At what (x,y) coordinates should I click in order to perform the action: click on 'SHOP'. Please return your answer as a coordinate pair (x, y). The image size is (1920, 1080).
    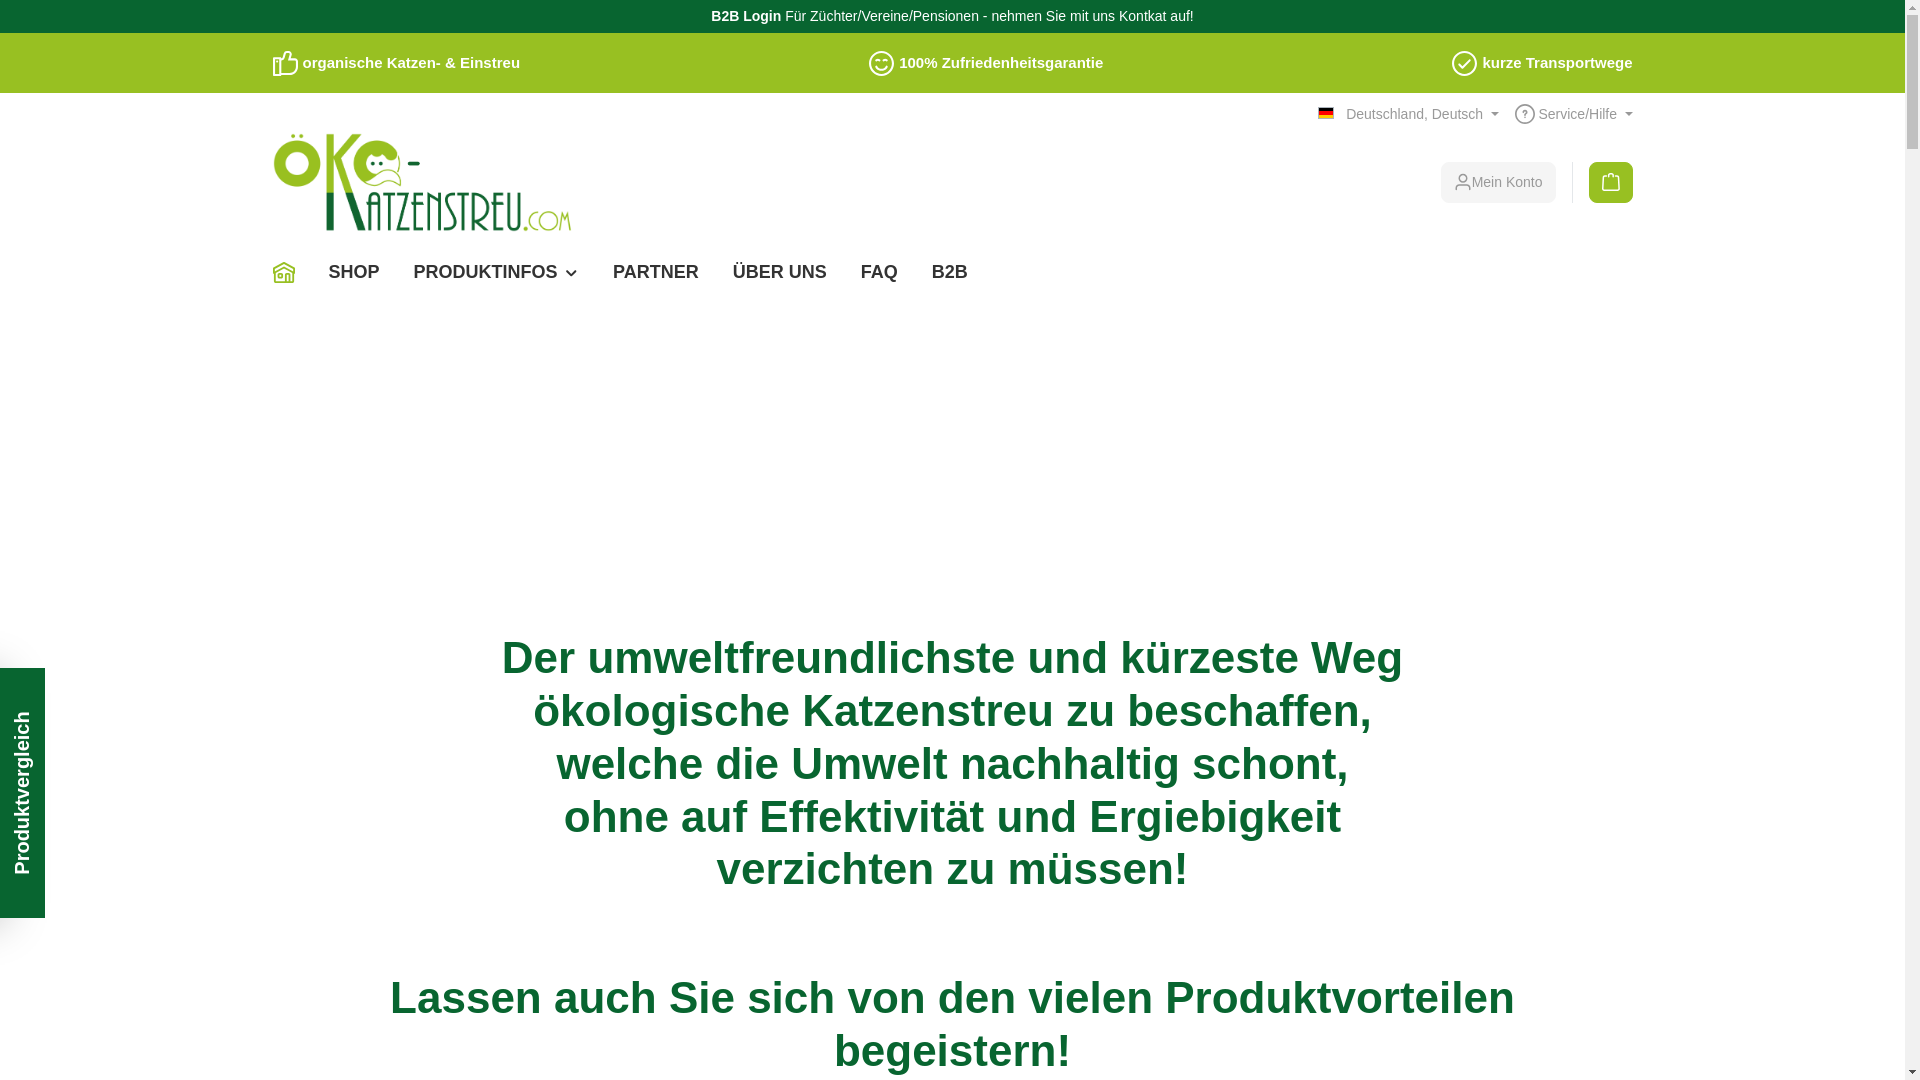
    Looking at the image, I should click on (354, 272).